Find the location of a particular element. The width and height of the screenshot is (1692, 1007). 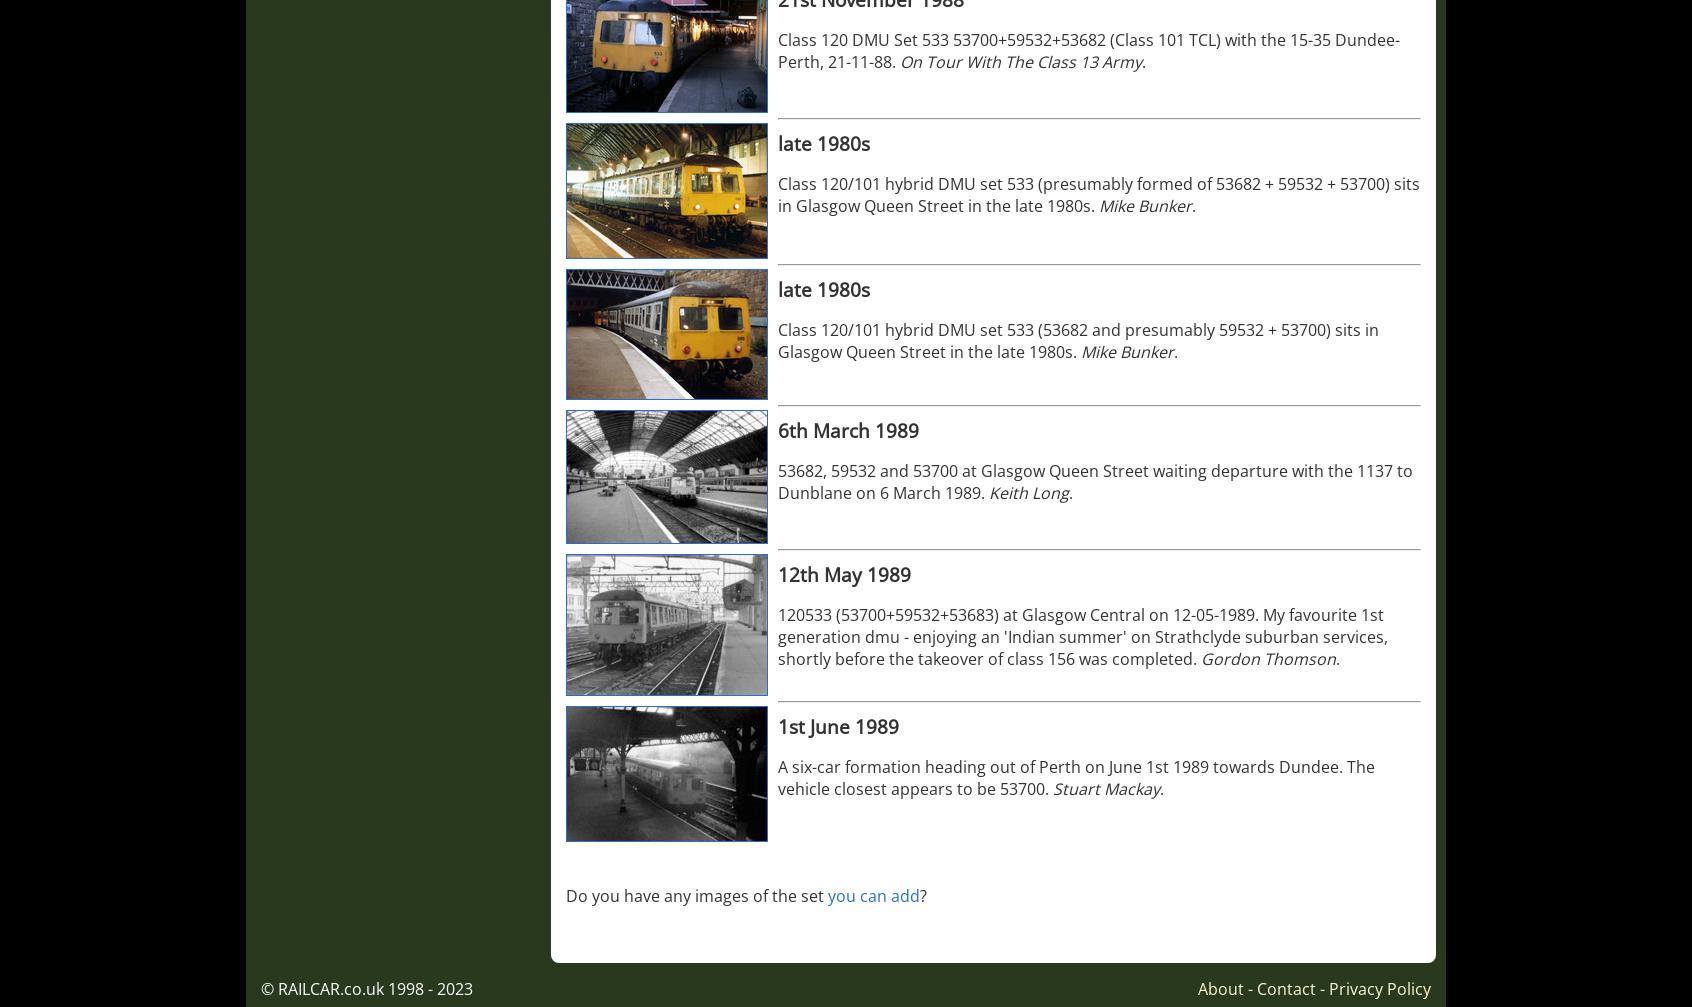

'?' is located at coordinates (923, 895).